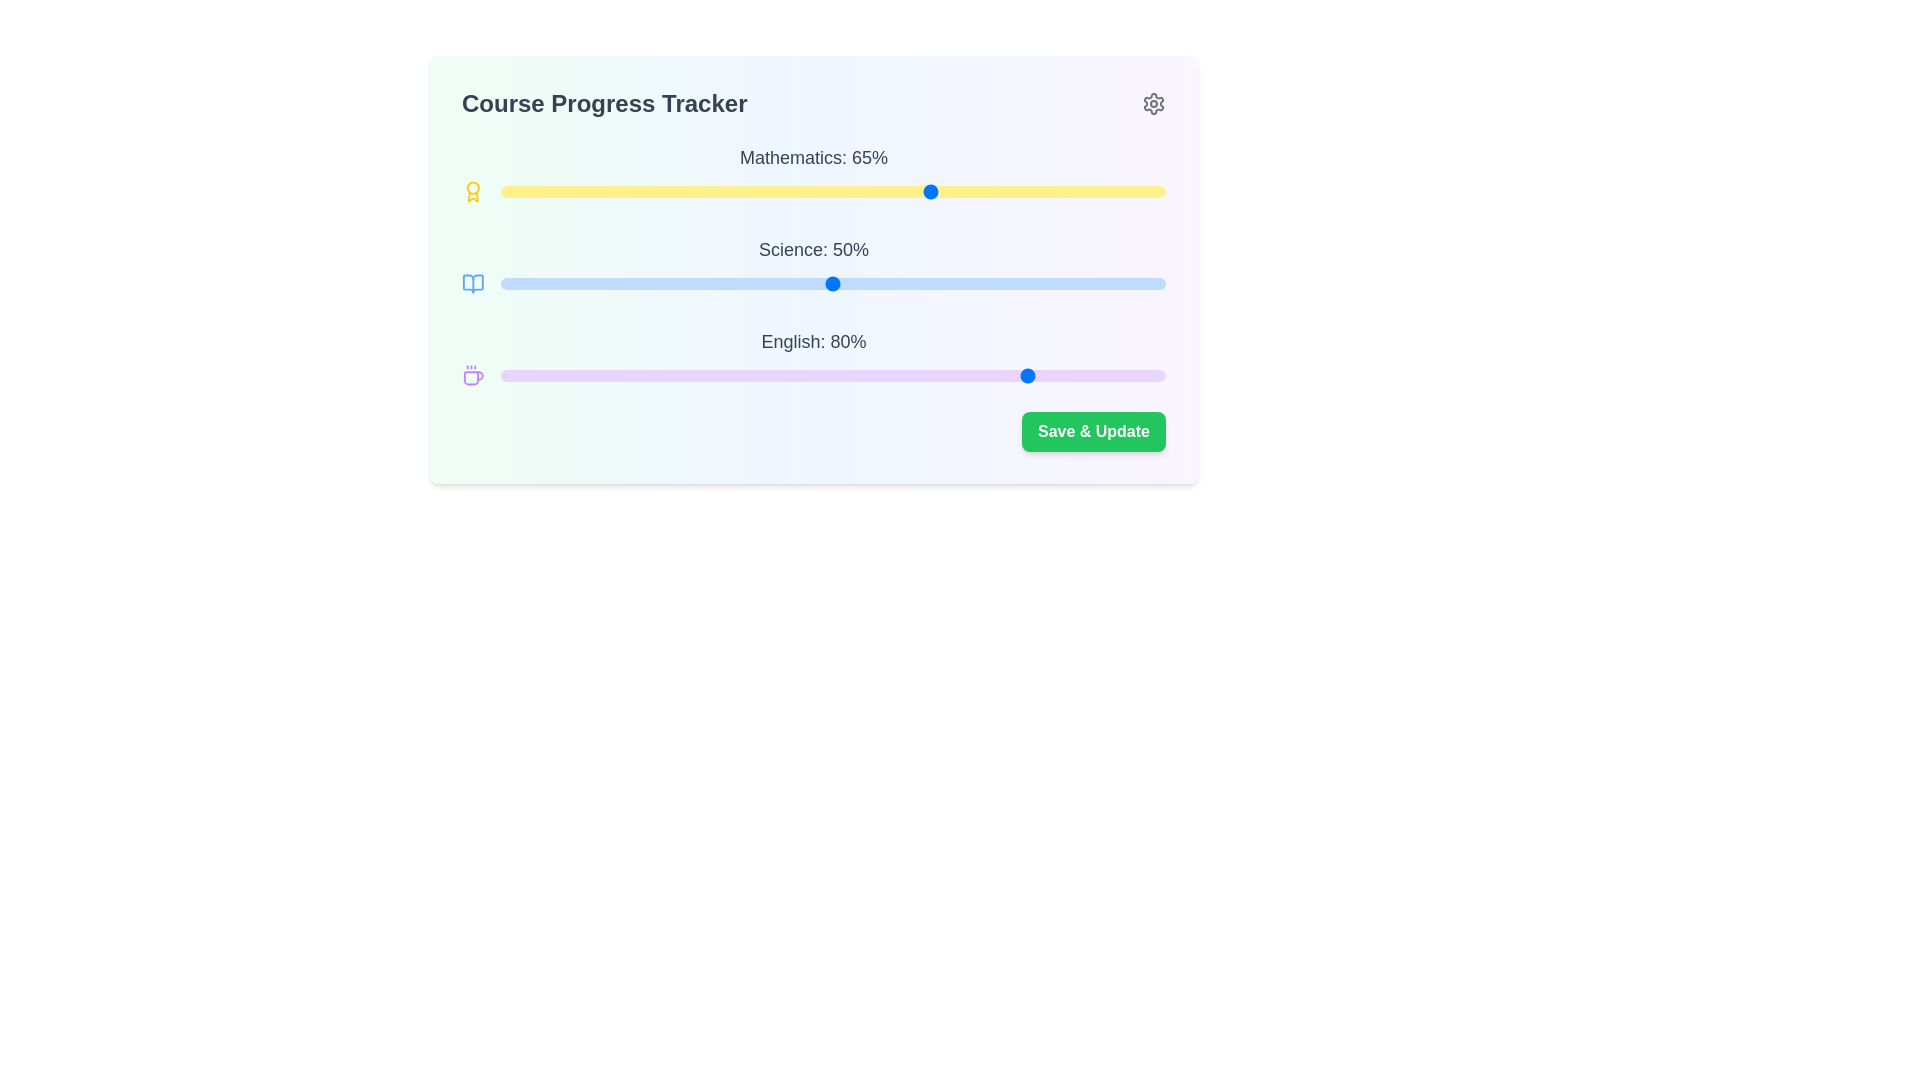 This screenshot has height=1080, width=1920. Describe the element at coordinates (559, 284) in the screenshot. I see `progress` at that location.